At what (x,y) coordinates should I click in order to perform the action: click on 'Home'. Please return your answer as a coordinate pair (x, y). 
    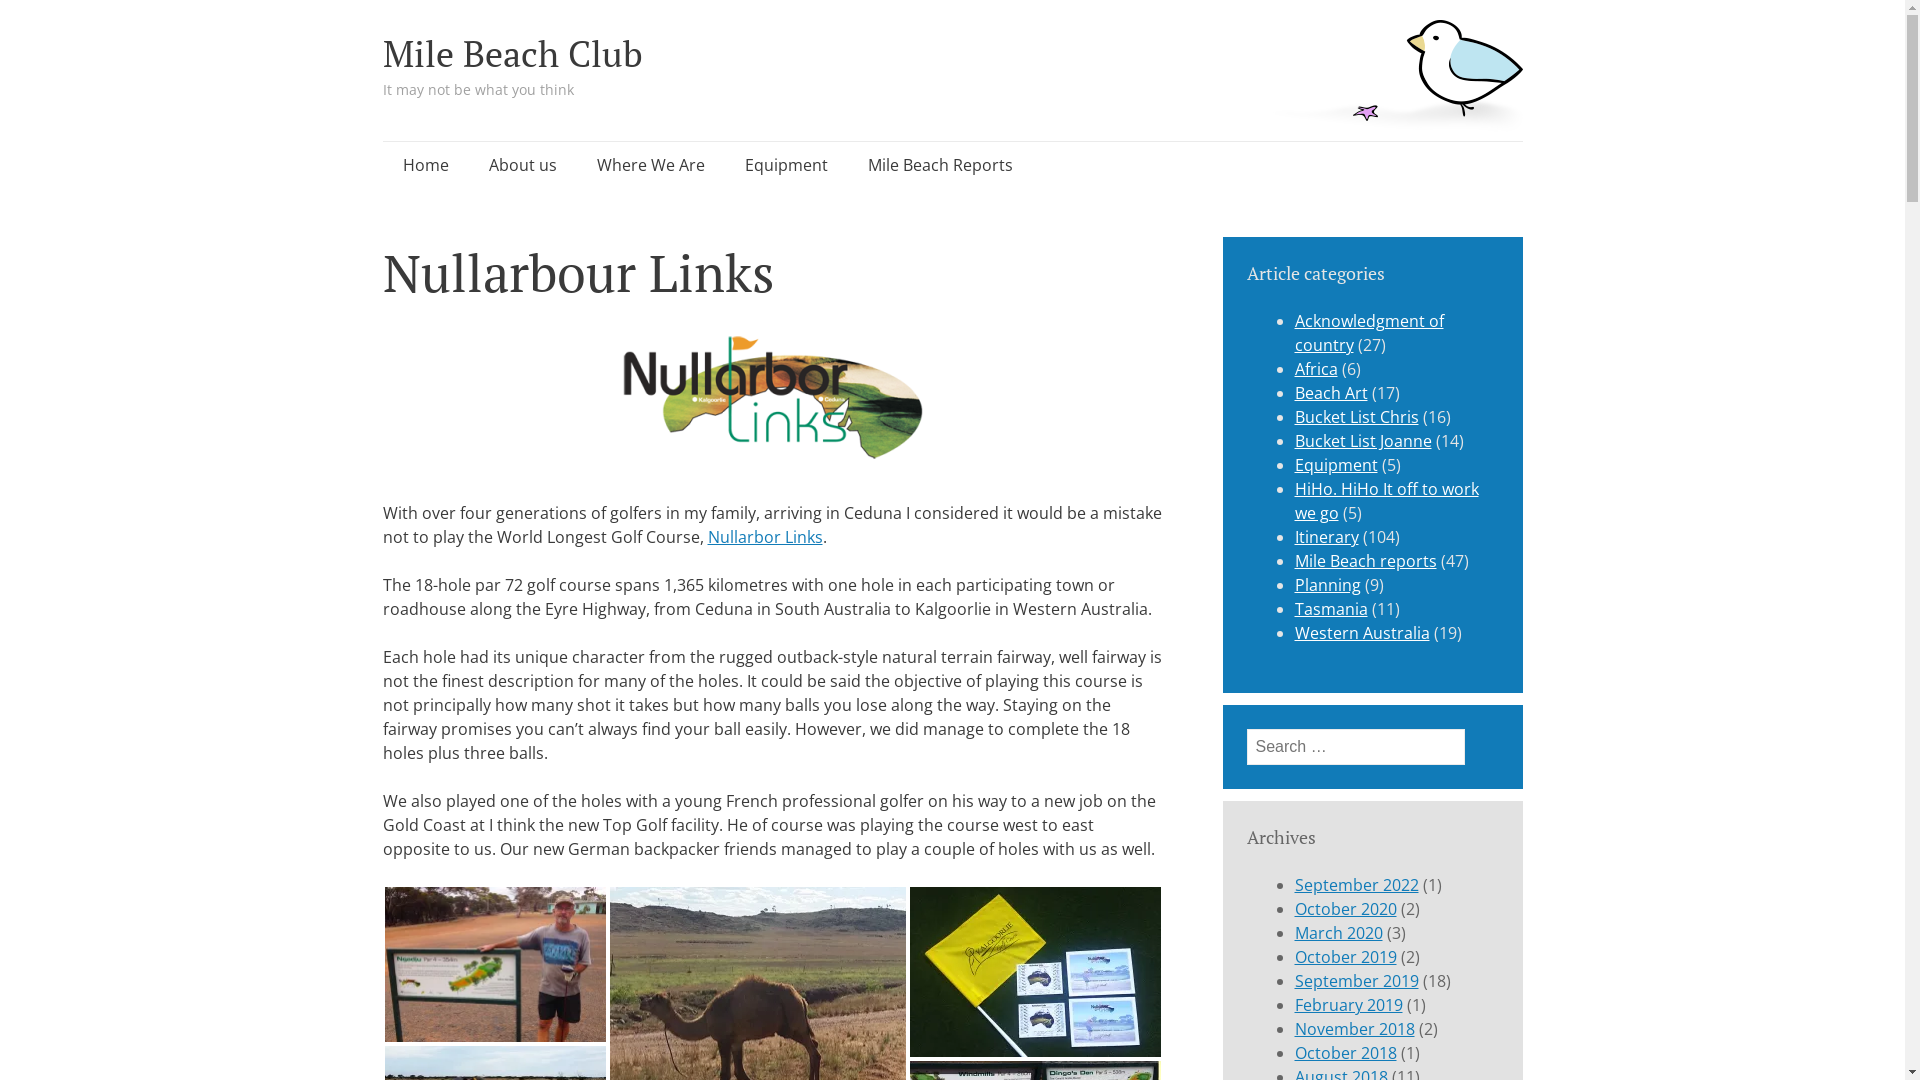
    Looking at the image, I should click on (424, 164).